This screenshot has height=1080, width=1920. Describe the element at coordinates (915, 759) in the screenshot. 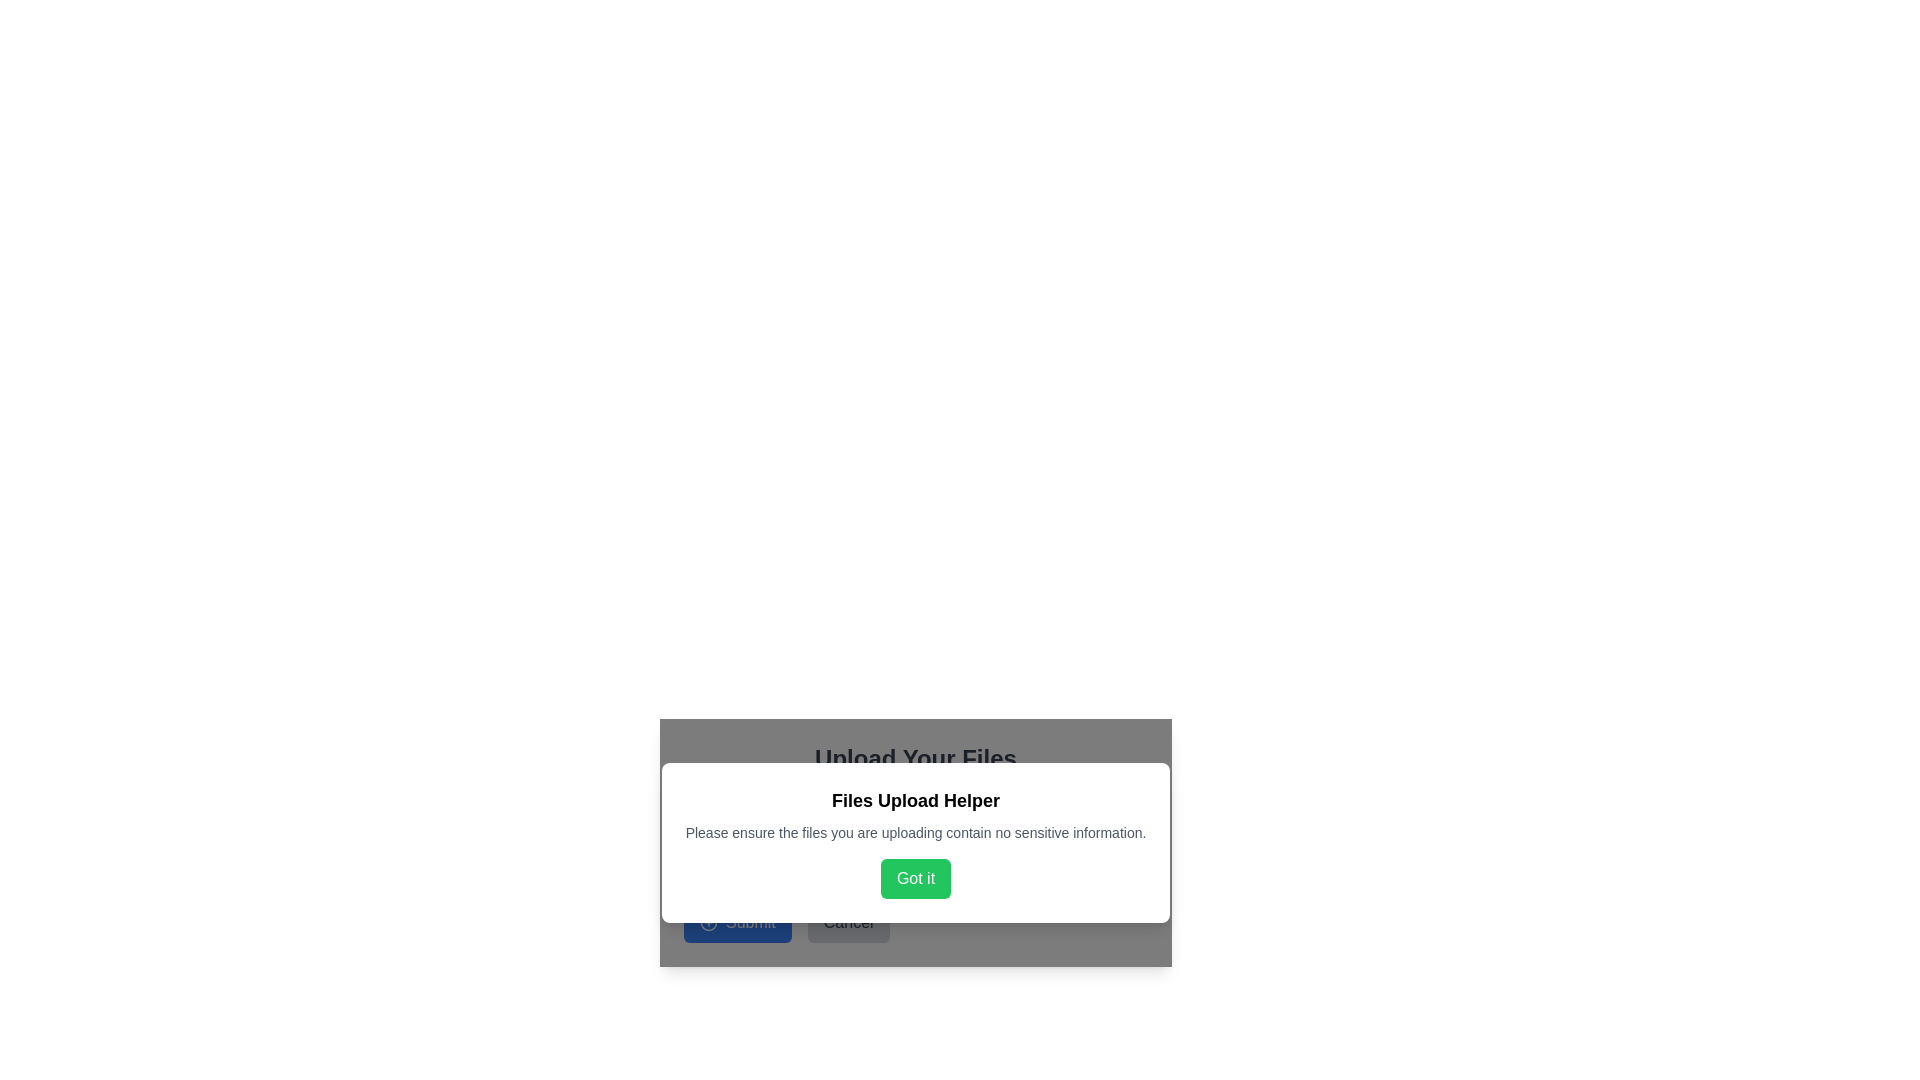

I see `the bold, large-font gray Text header located at the top of the file upload interface, which is positioned above the instructions and buttons` at that location.